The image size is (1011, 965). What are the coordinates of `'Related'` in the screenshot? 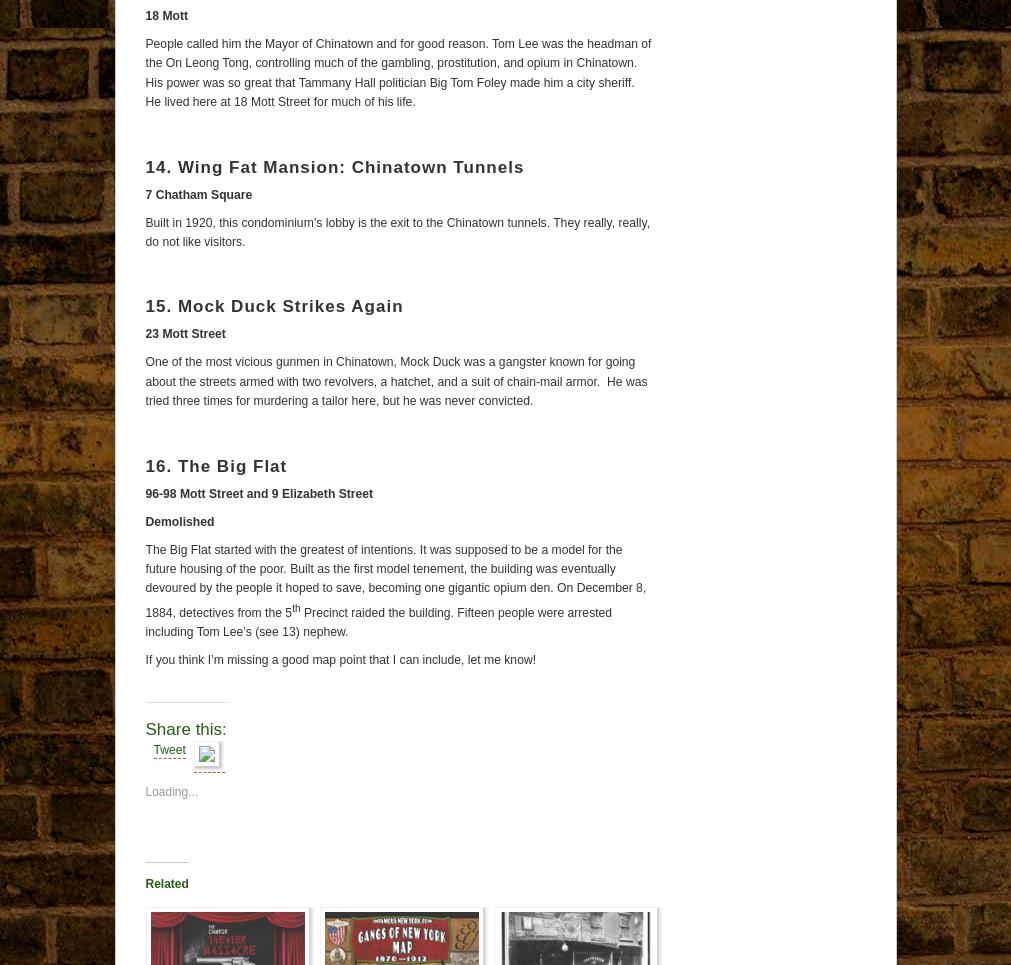 It's located at (165, 884).